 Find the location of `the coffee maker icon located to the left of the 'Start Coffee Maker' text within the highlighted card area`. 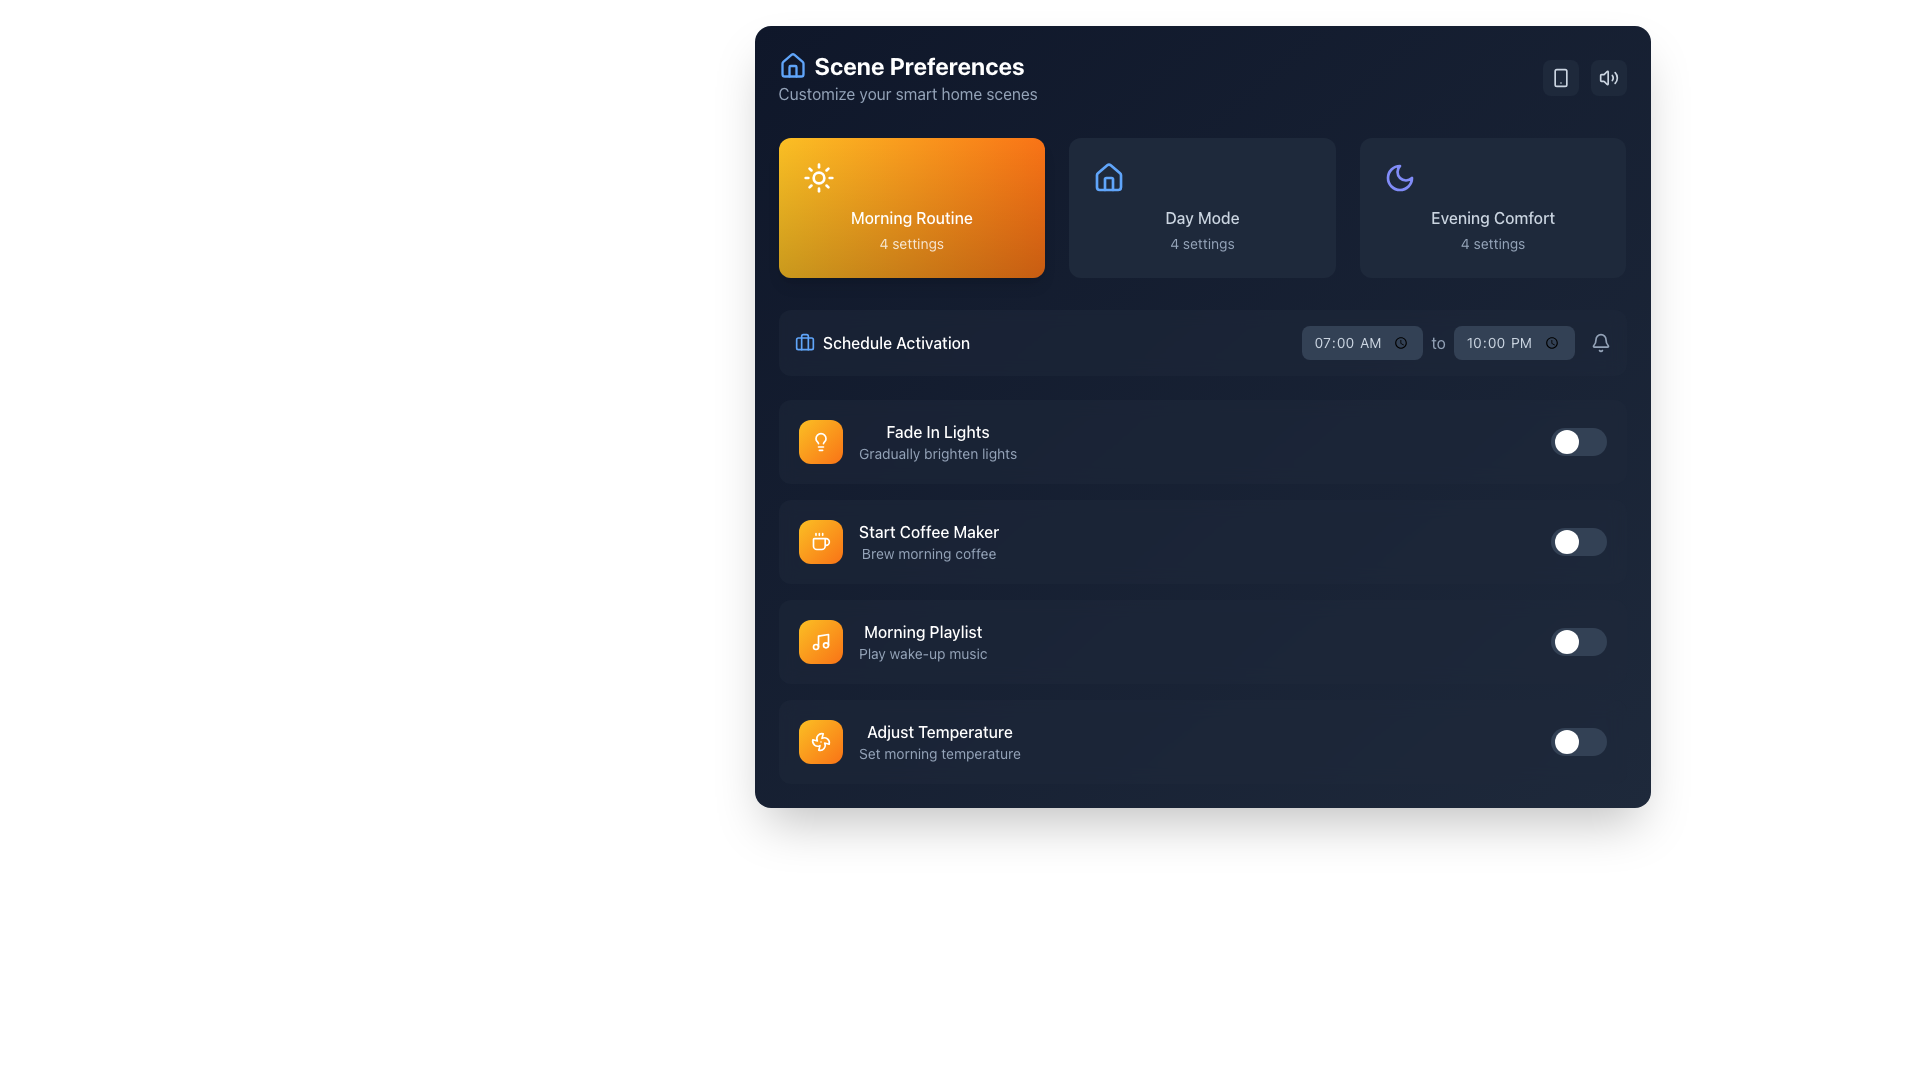

the coffee maker icon located to the left of the 'Start Coffee Maker' text within the highlighted card area is located at coordinates (820, 544).